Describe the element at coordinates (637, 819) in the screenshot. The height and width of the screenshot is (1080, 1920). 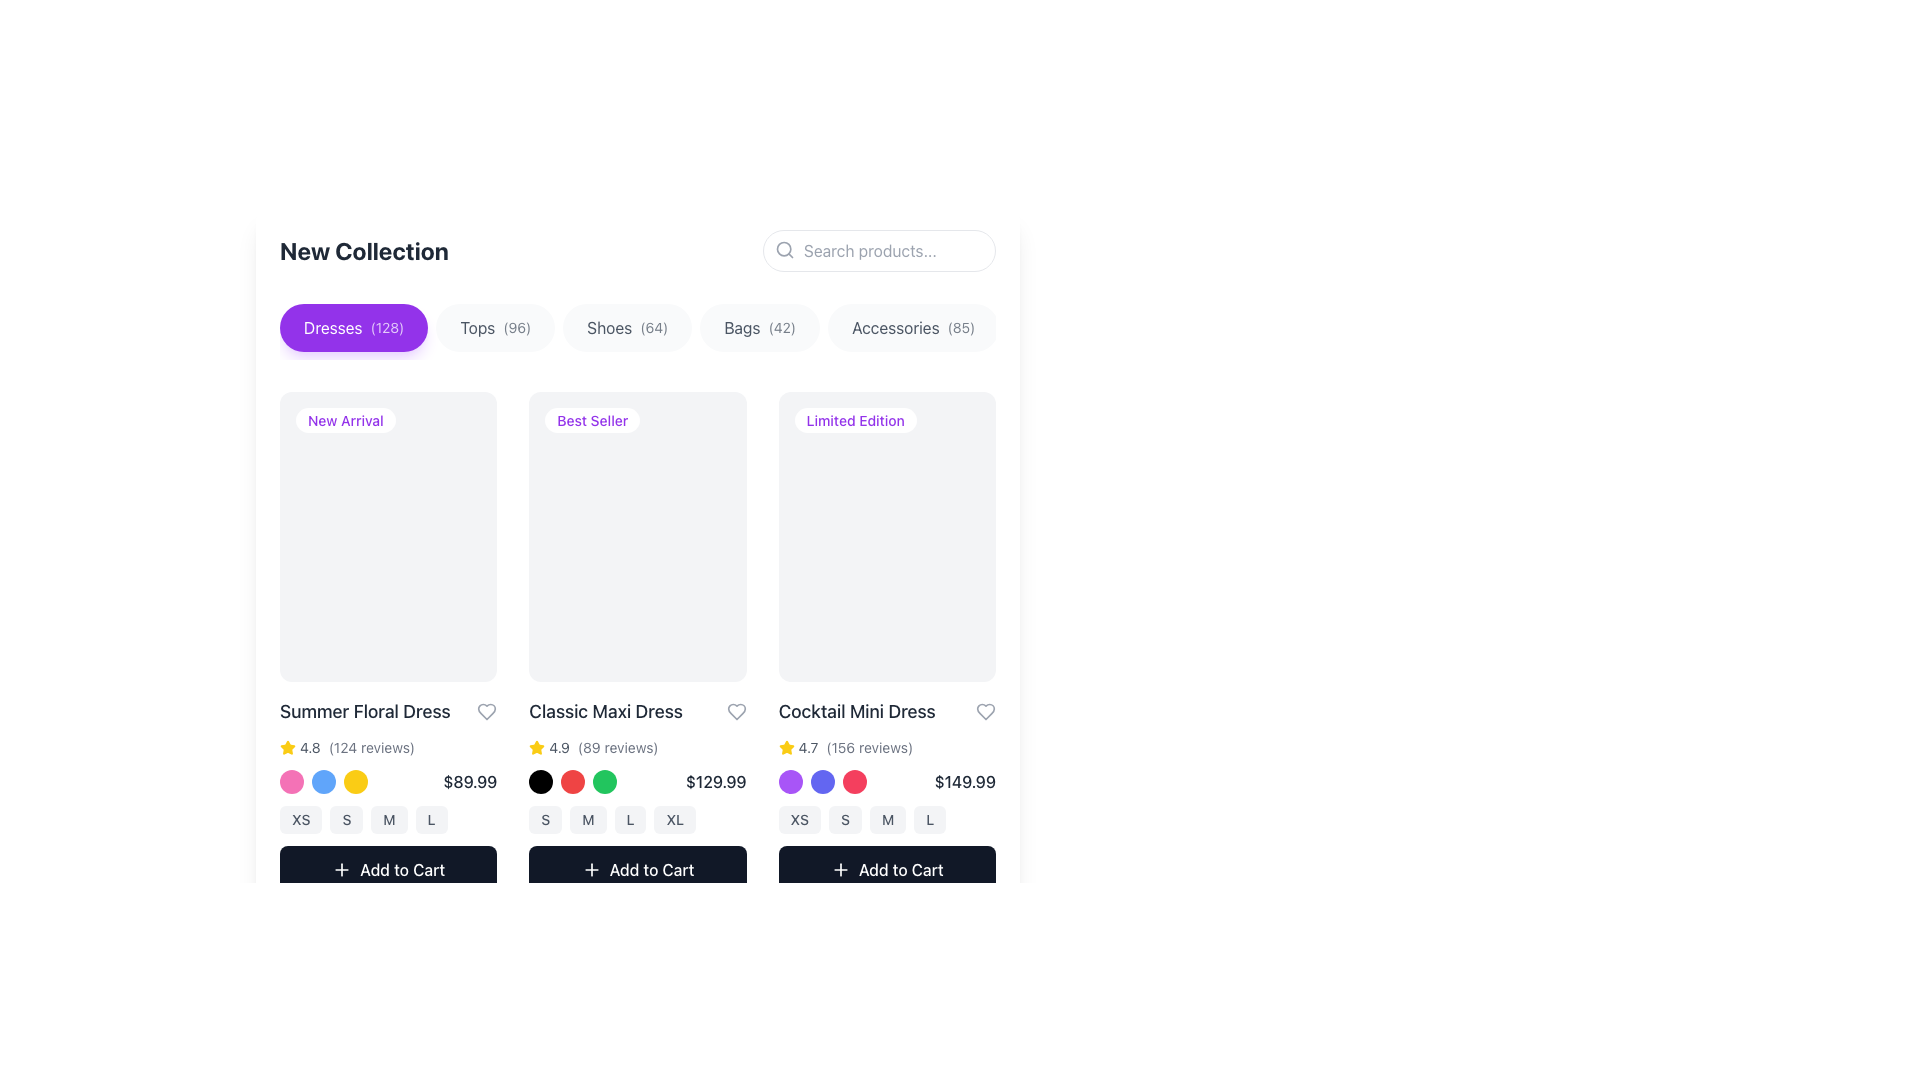
I see `the Size selector buttons displaying 'S', 'M', 'L', and 'XL'` at that location.